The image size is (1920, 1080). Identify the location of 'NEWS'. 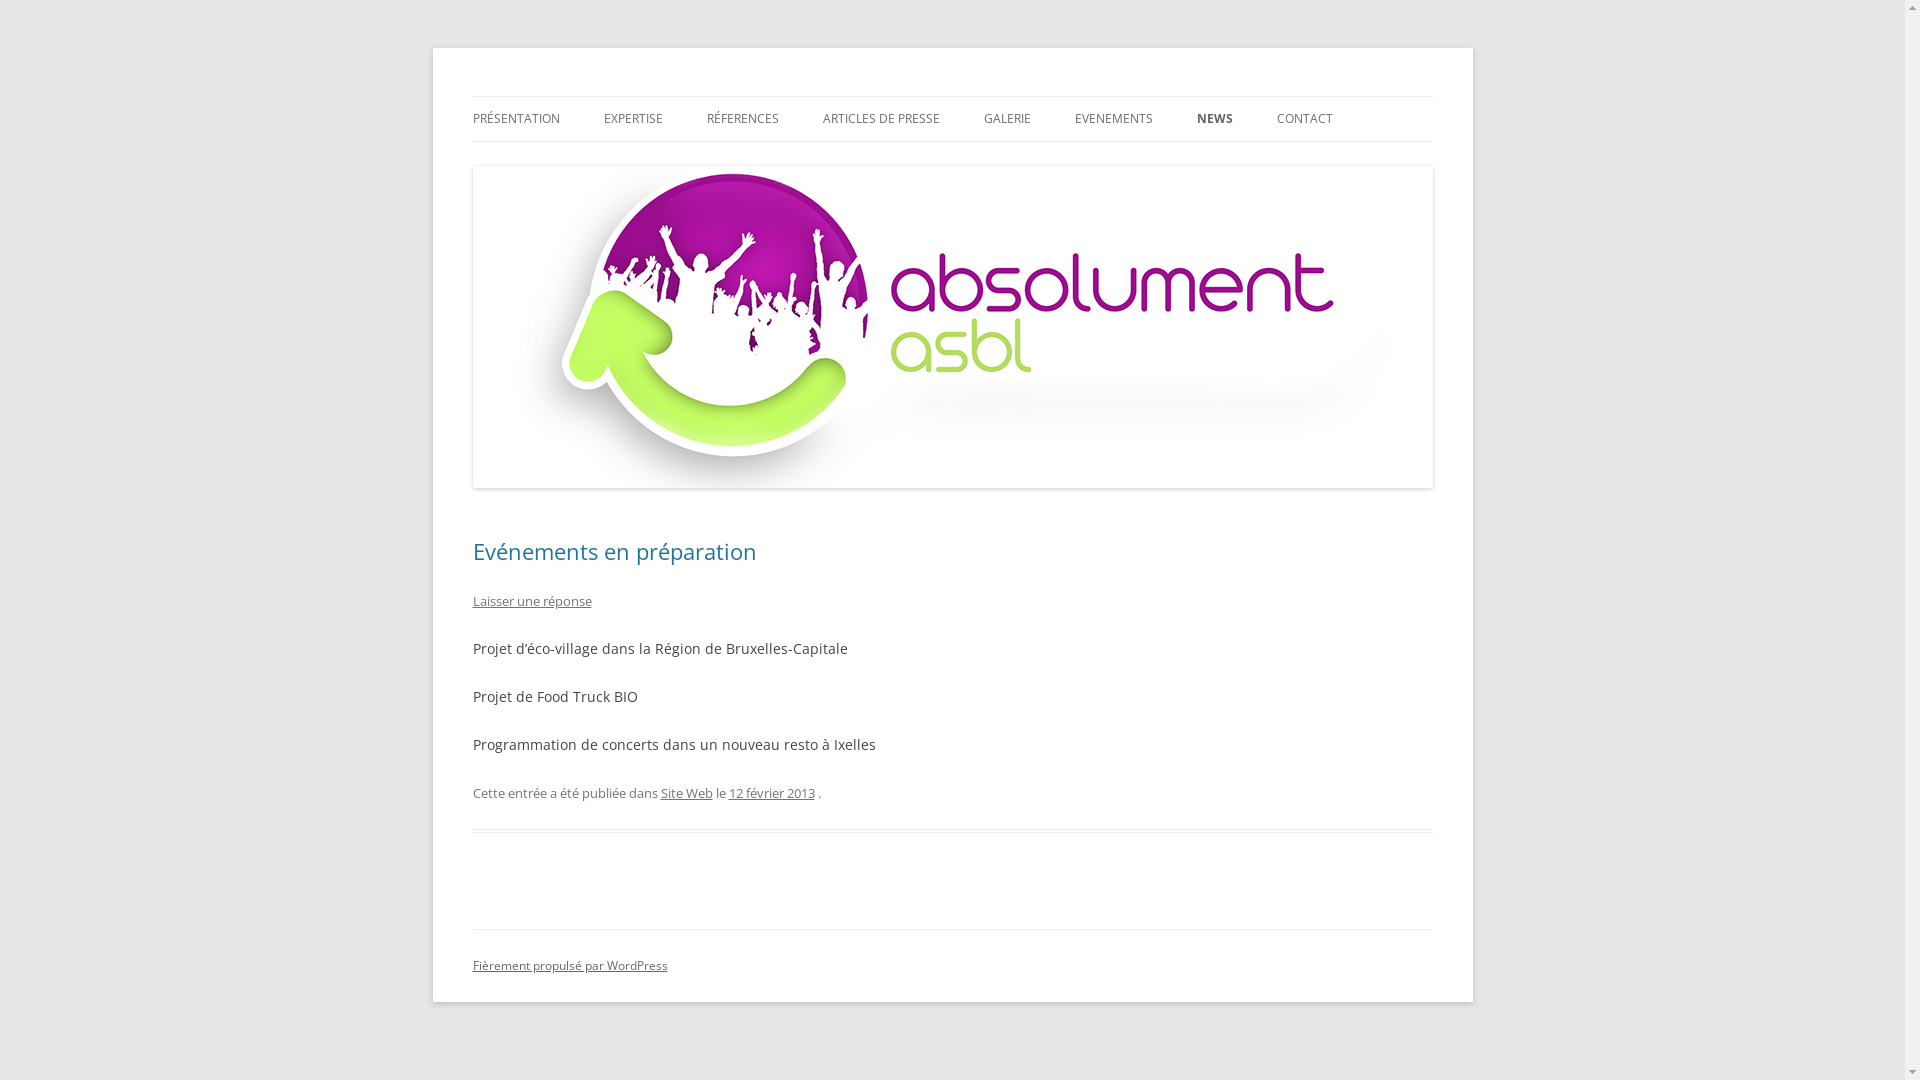
(1213, 119).